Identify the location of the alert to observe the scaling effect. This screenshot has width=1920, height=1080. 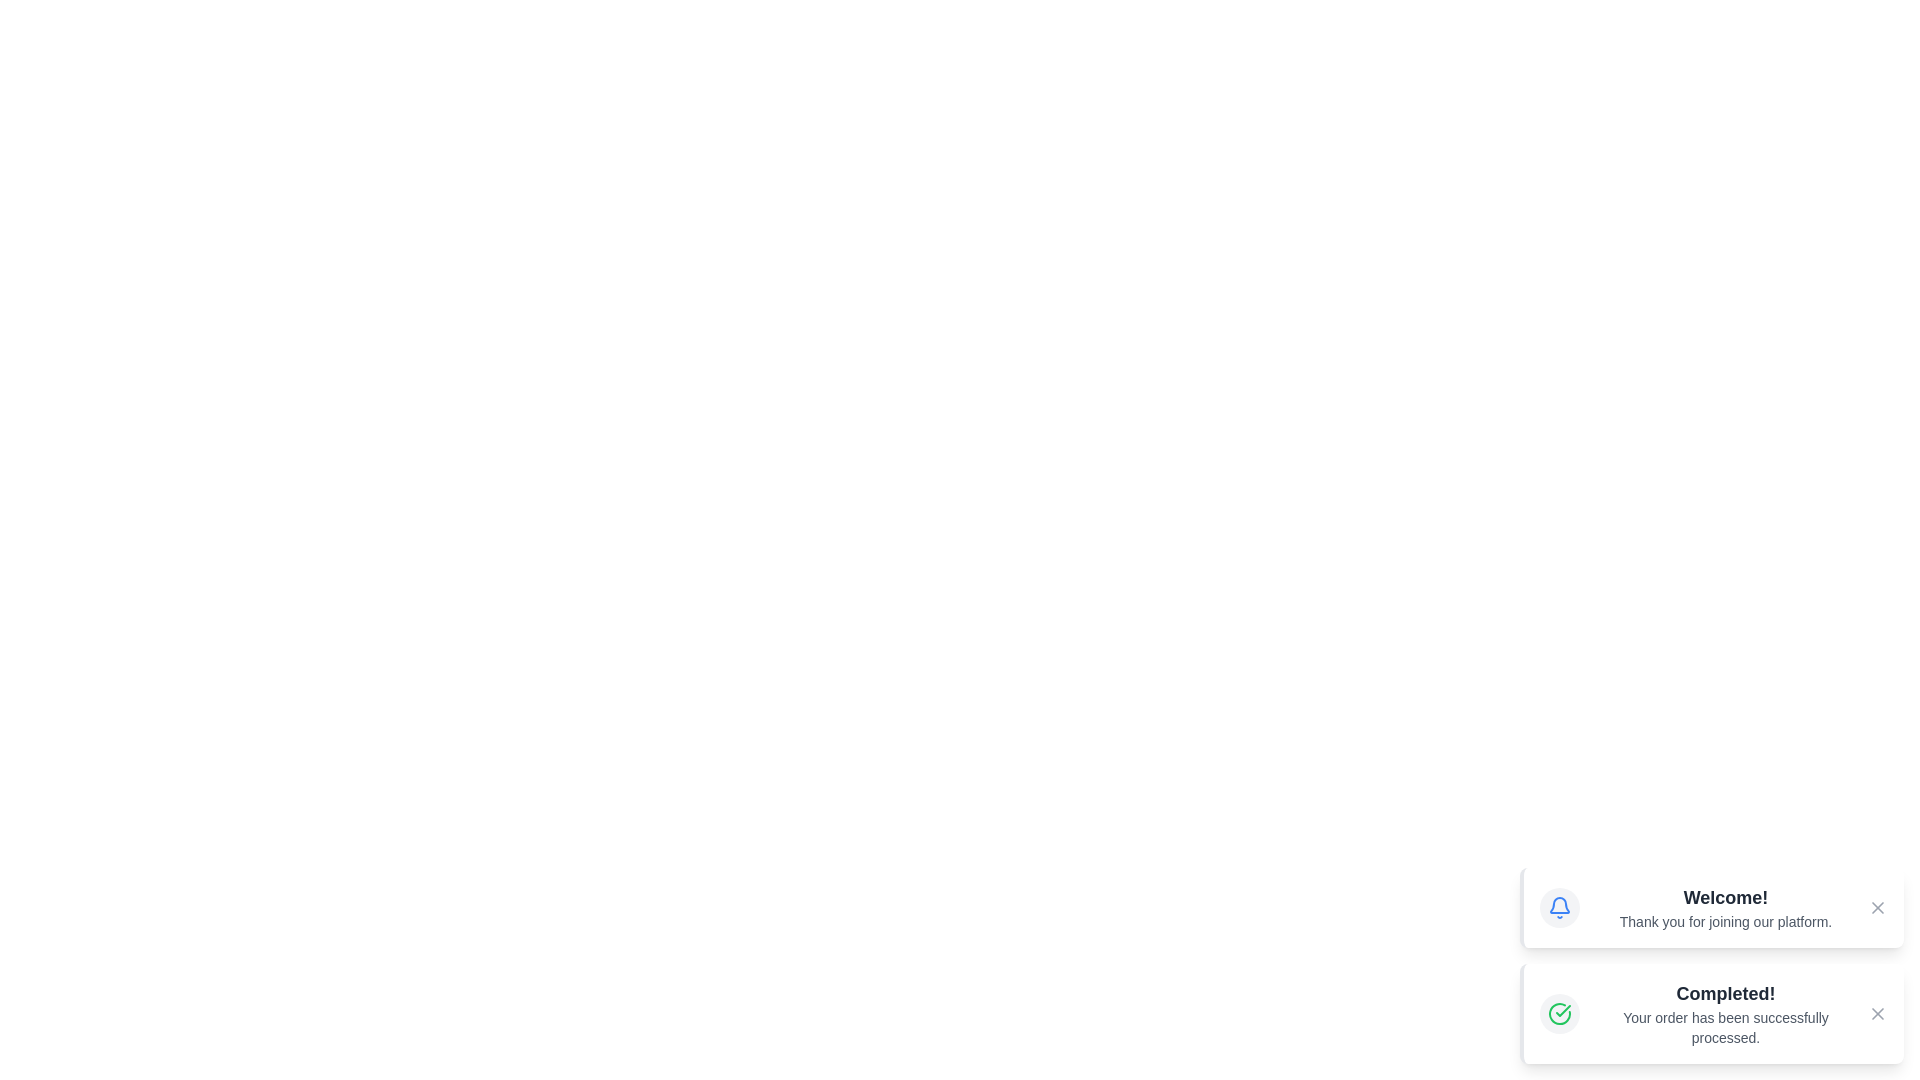
(1711, 907).